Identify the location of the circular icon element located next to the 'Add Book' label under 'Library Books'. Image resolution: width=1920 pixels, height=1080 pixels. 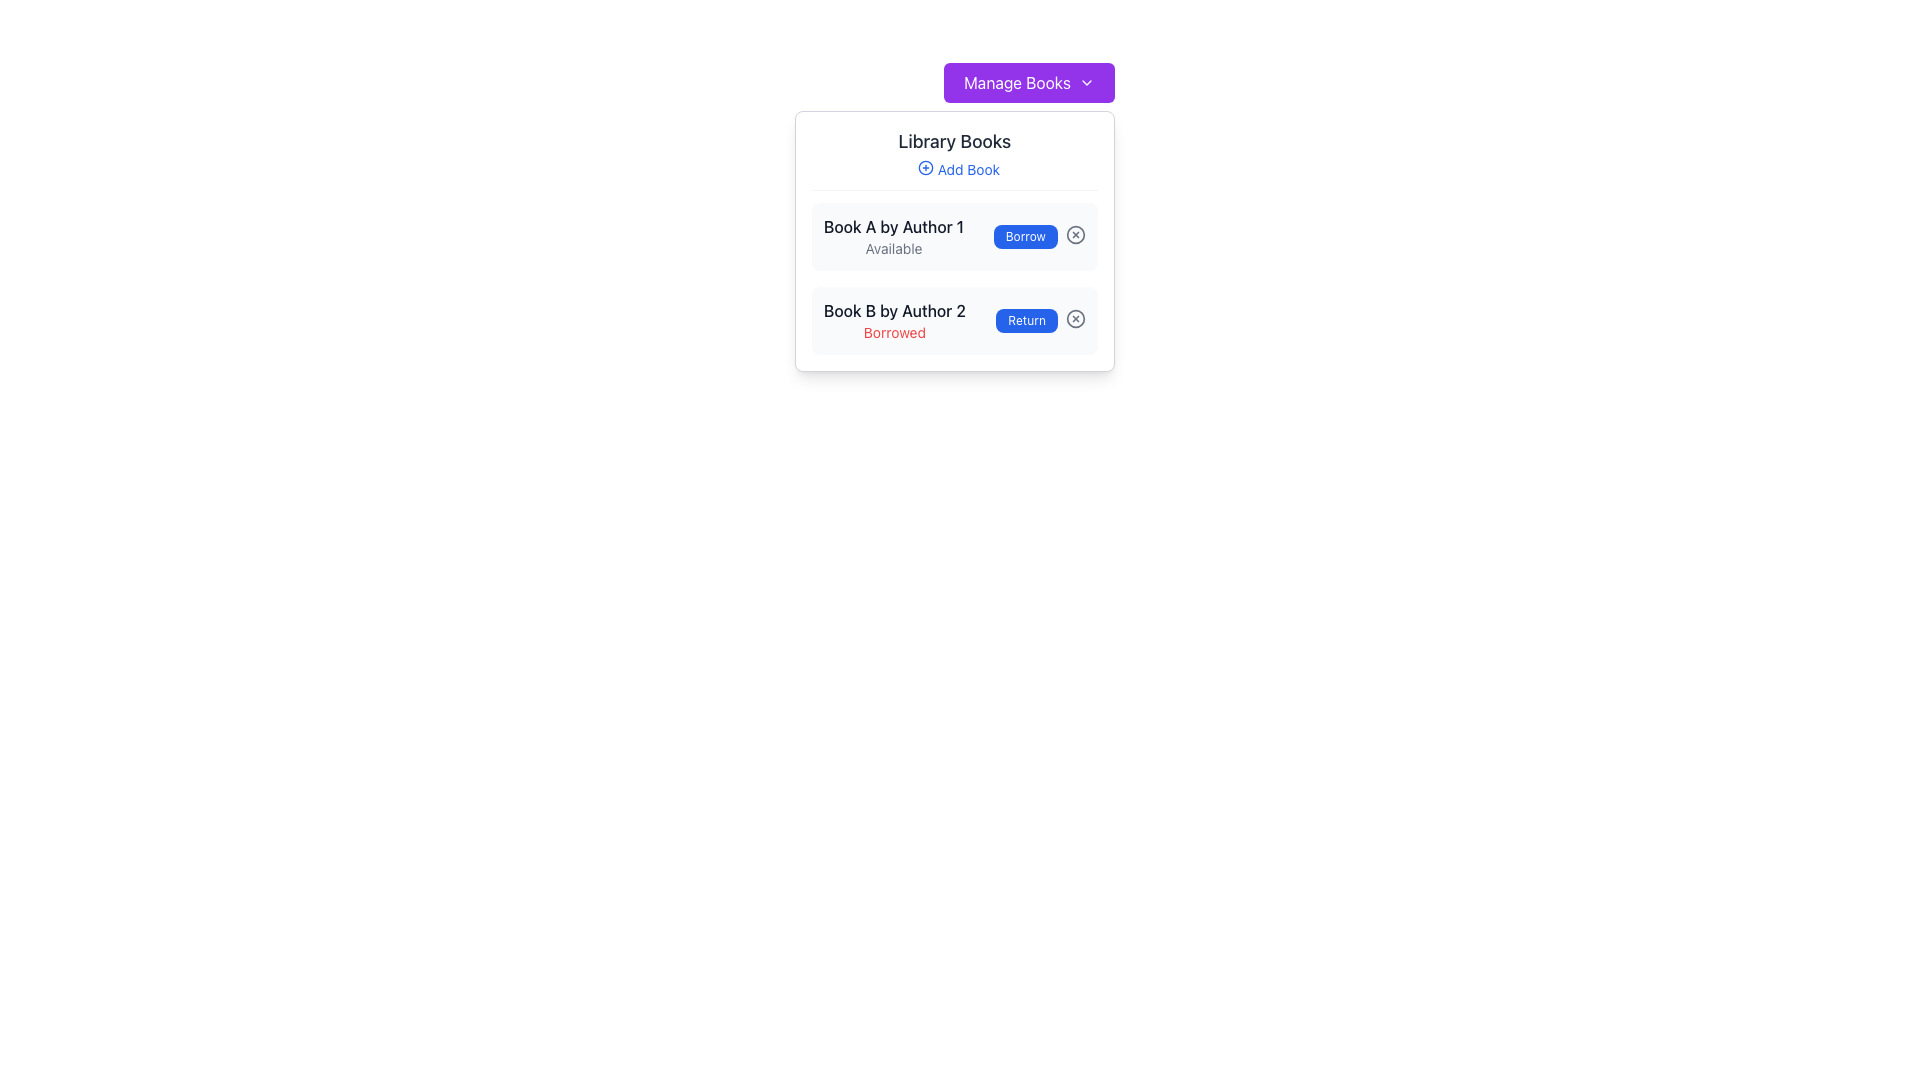
(924, 167).